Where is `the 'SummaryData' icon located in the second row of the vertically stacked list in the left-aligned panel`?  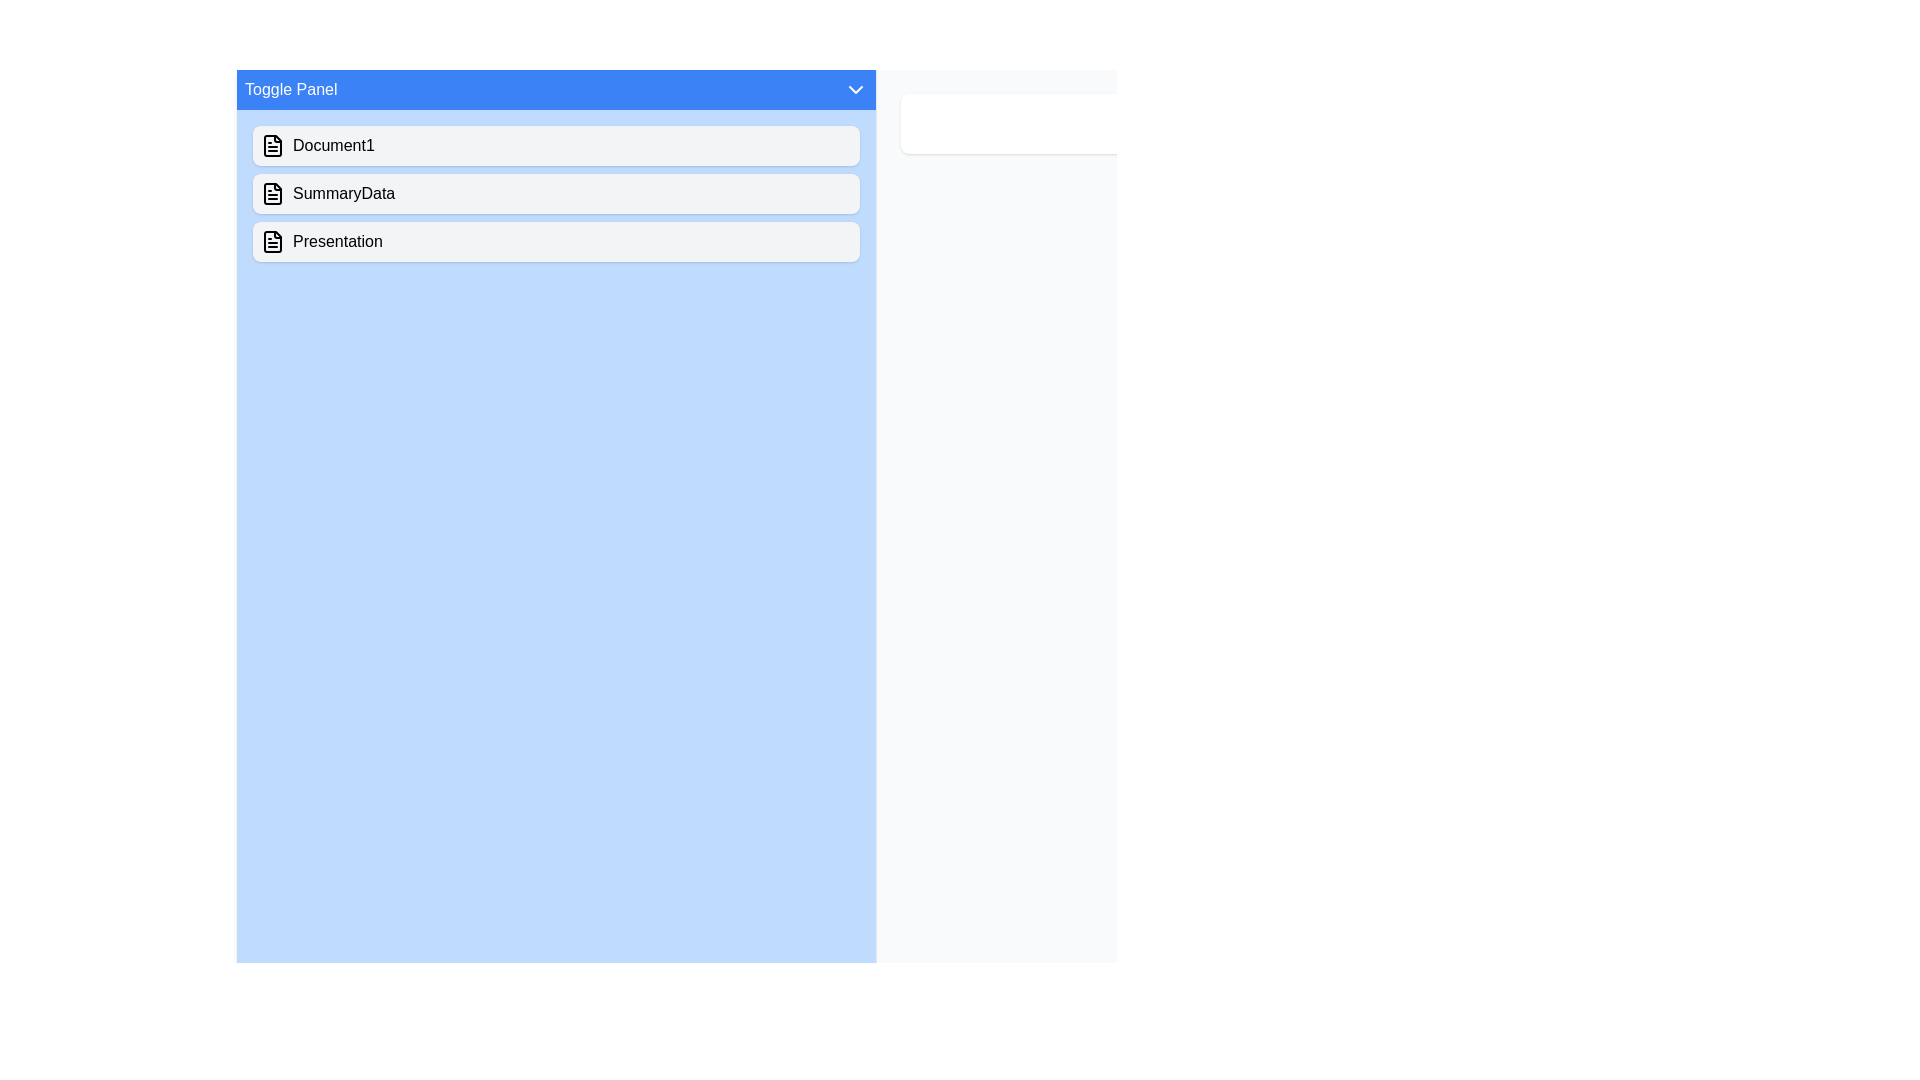
the 'SummaryData' icon located in the second row of the vertically stacked list in the left-aligned panel is located at coordinates (272, 193).